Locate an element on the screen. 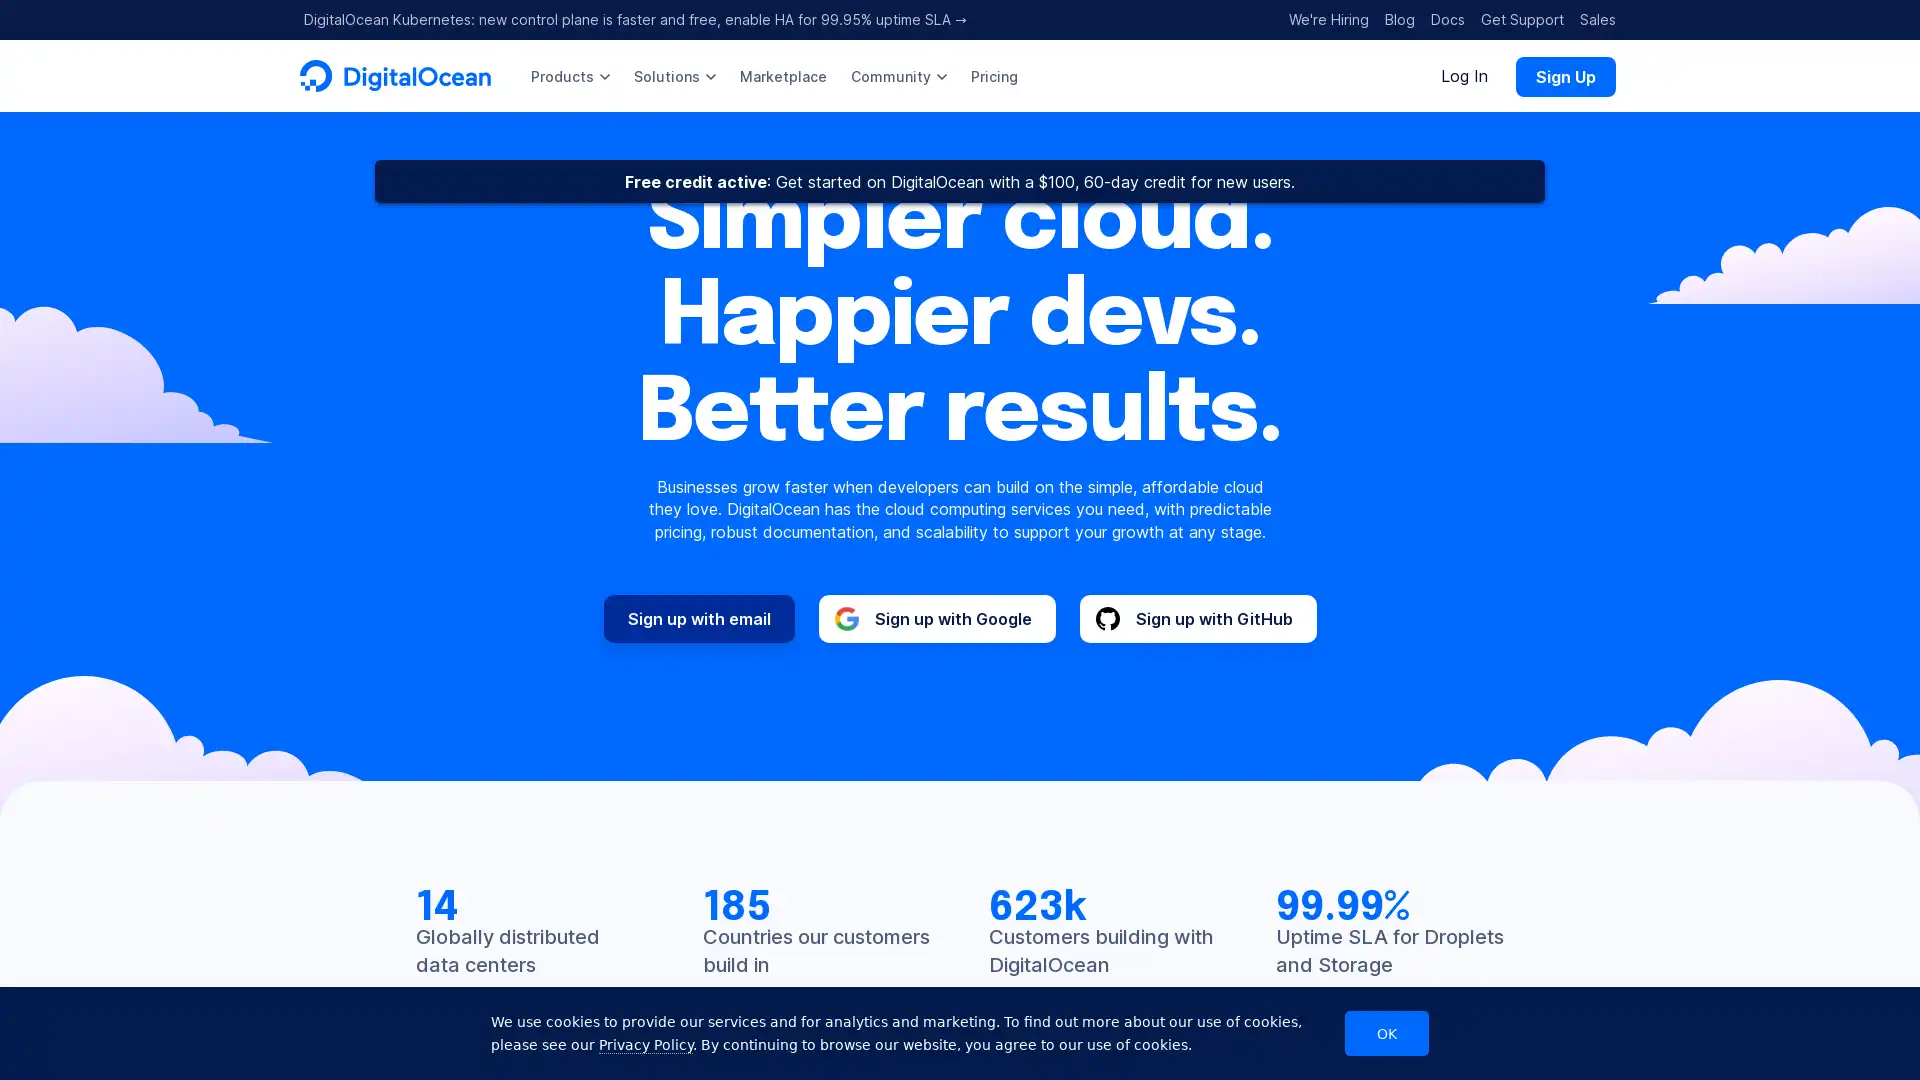 Image resolution: width=1920 pixels, height=1080 pixels. OK is located at coordinates (1386, 1033).